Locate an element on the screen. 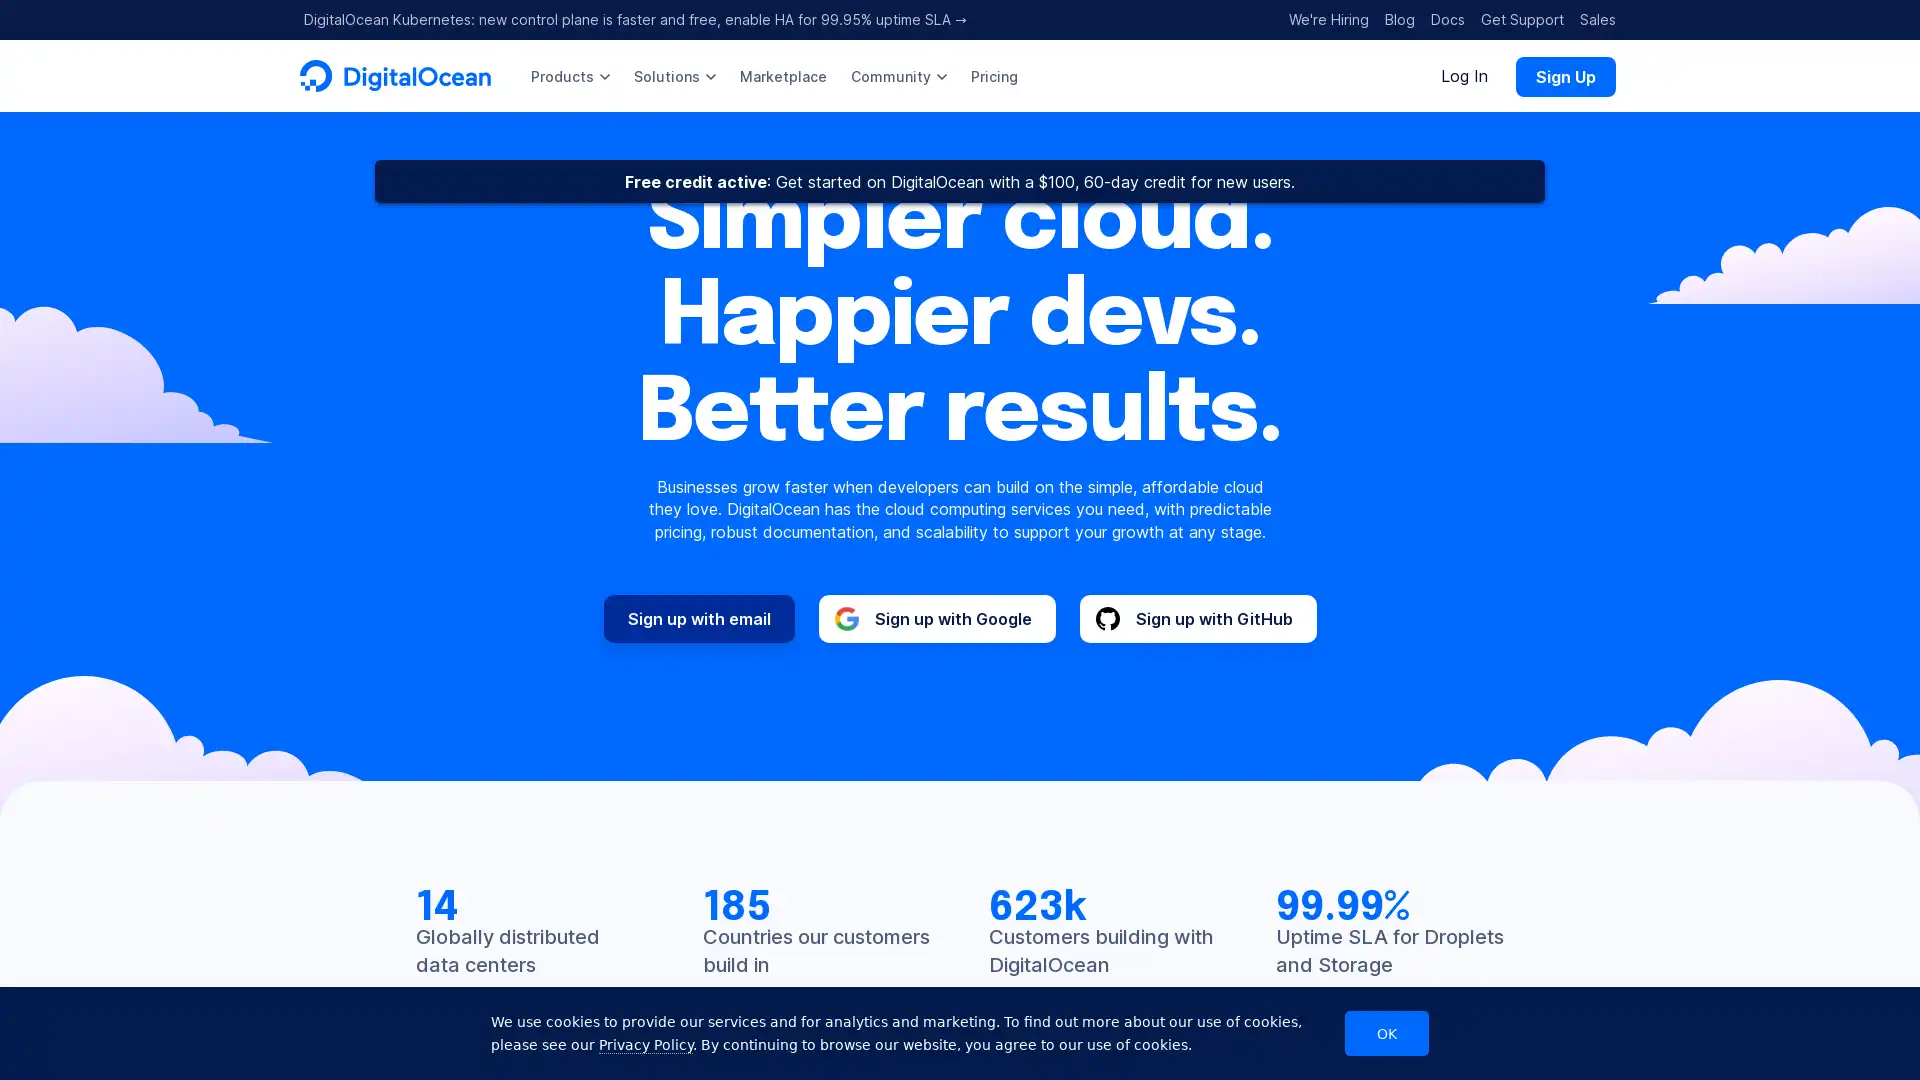 Image resolution: width=1920 pixels, height=1080 pixels. OK is located at coordinates (1386, 1033).